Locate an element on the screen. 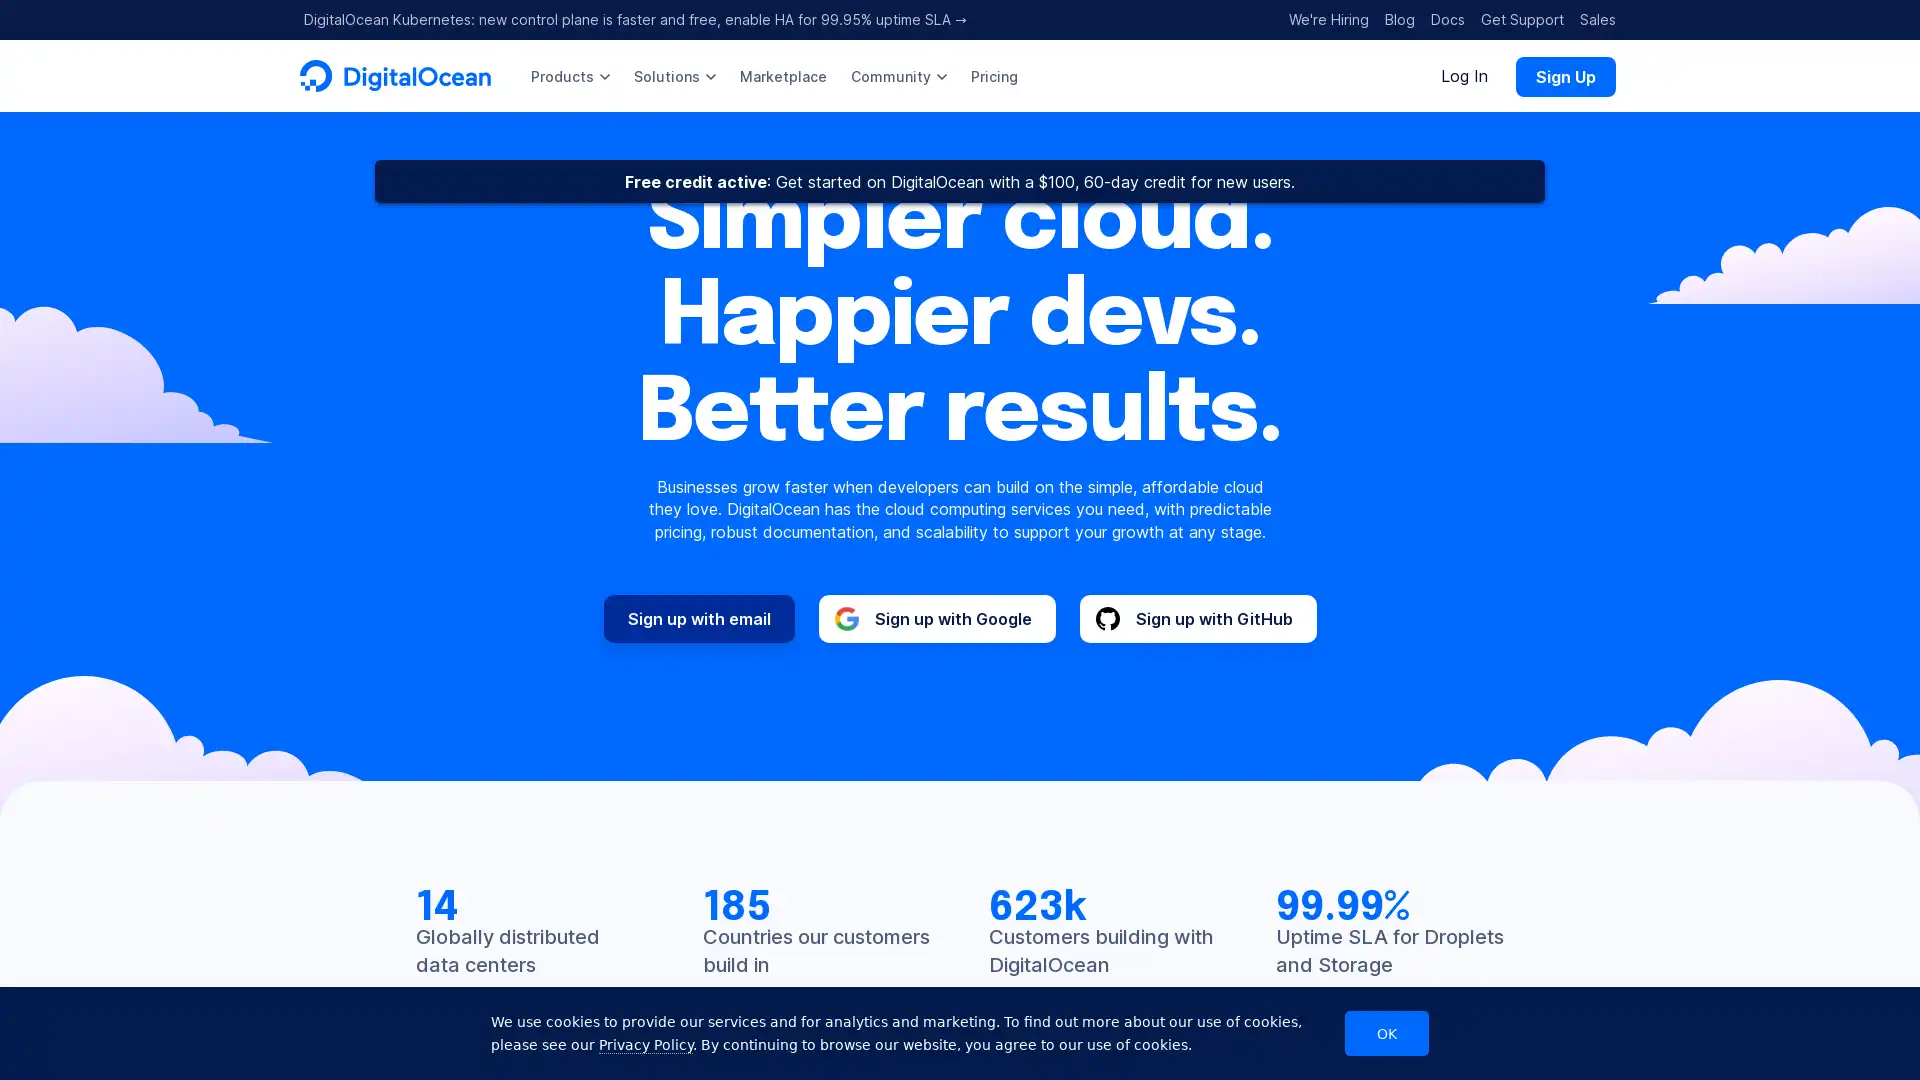 Image resolution: width=1920 pixels, height=1080 pixels. OK is located at coordinates (1386, 1033).